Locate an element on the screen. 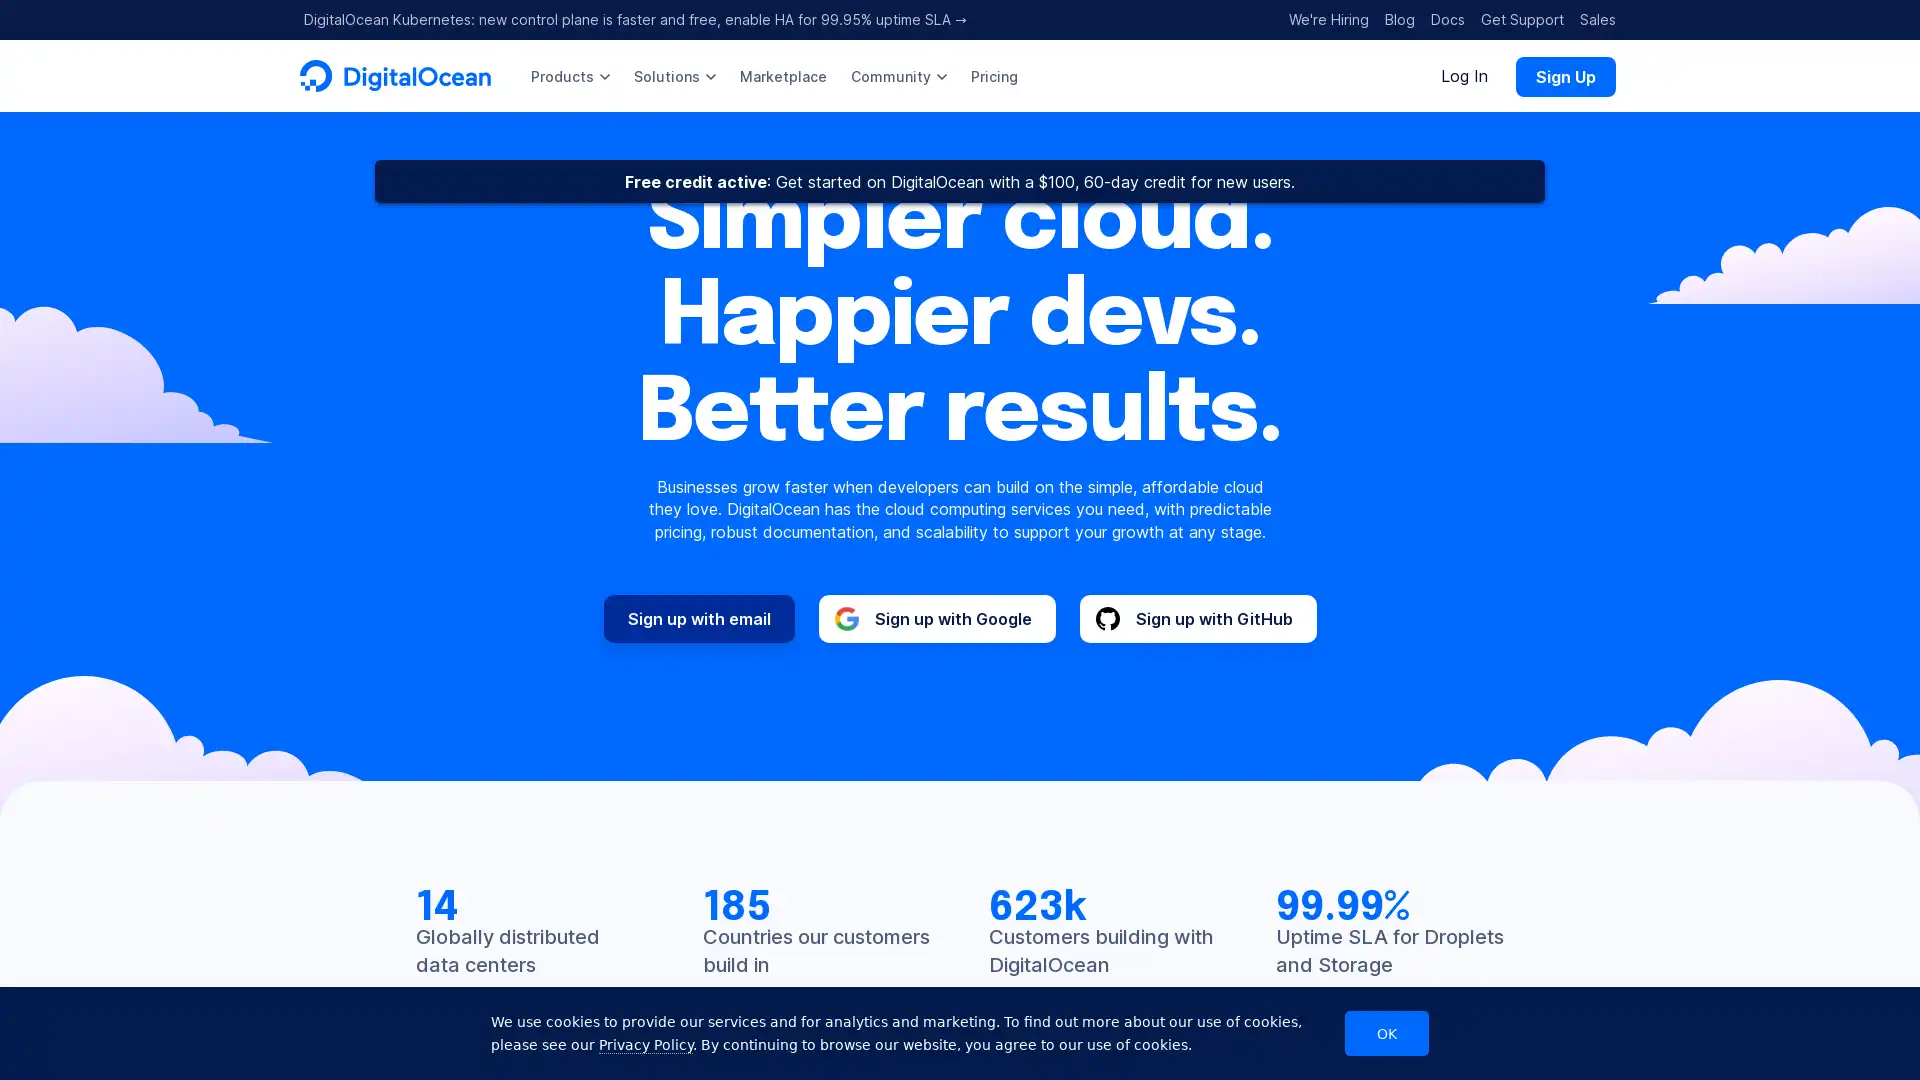 Image resolution: width=1920 pixels, height=1080 pixels. OK is located at coordinates (1386, 1033).